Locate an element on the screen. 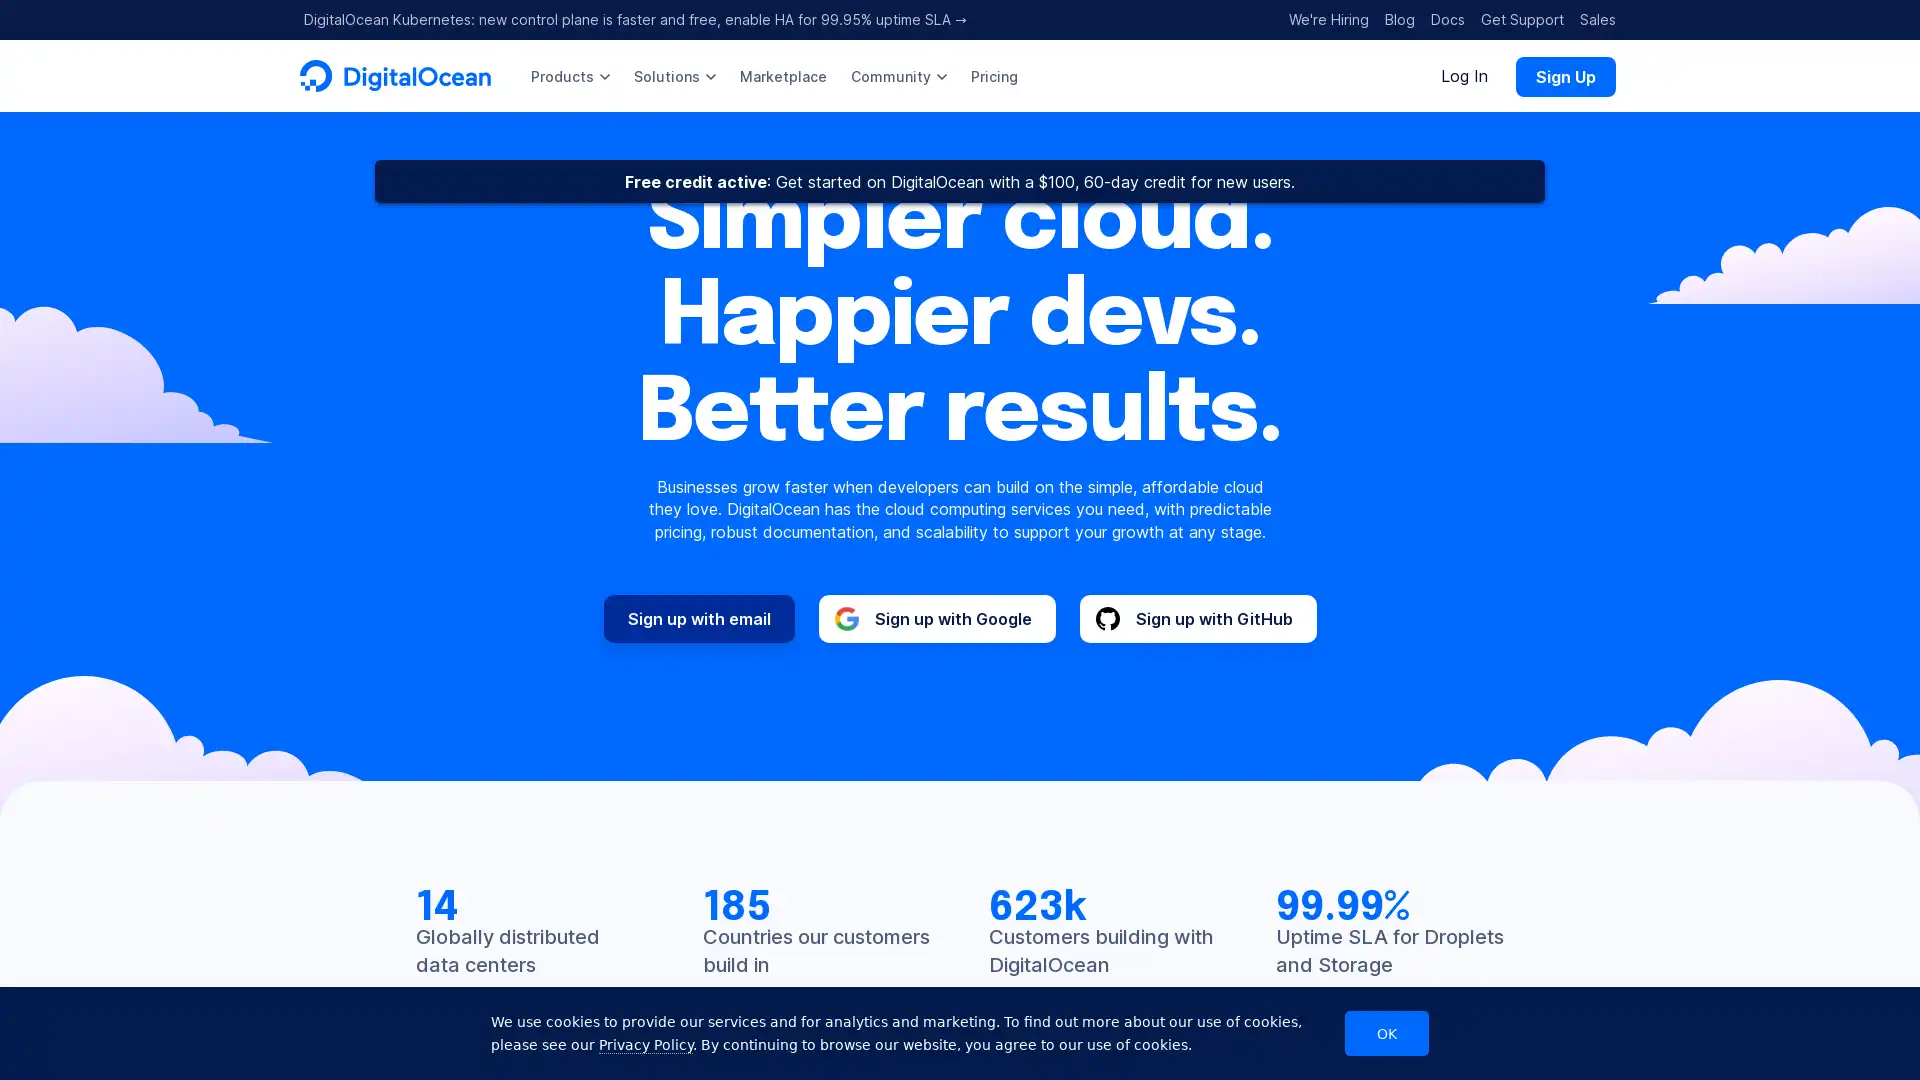 Image resolution: width=1920 pixels, height=1080 pixels. OK is located at coordinates (1386, 1033).